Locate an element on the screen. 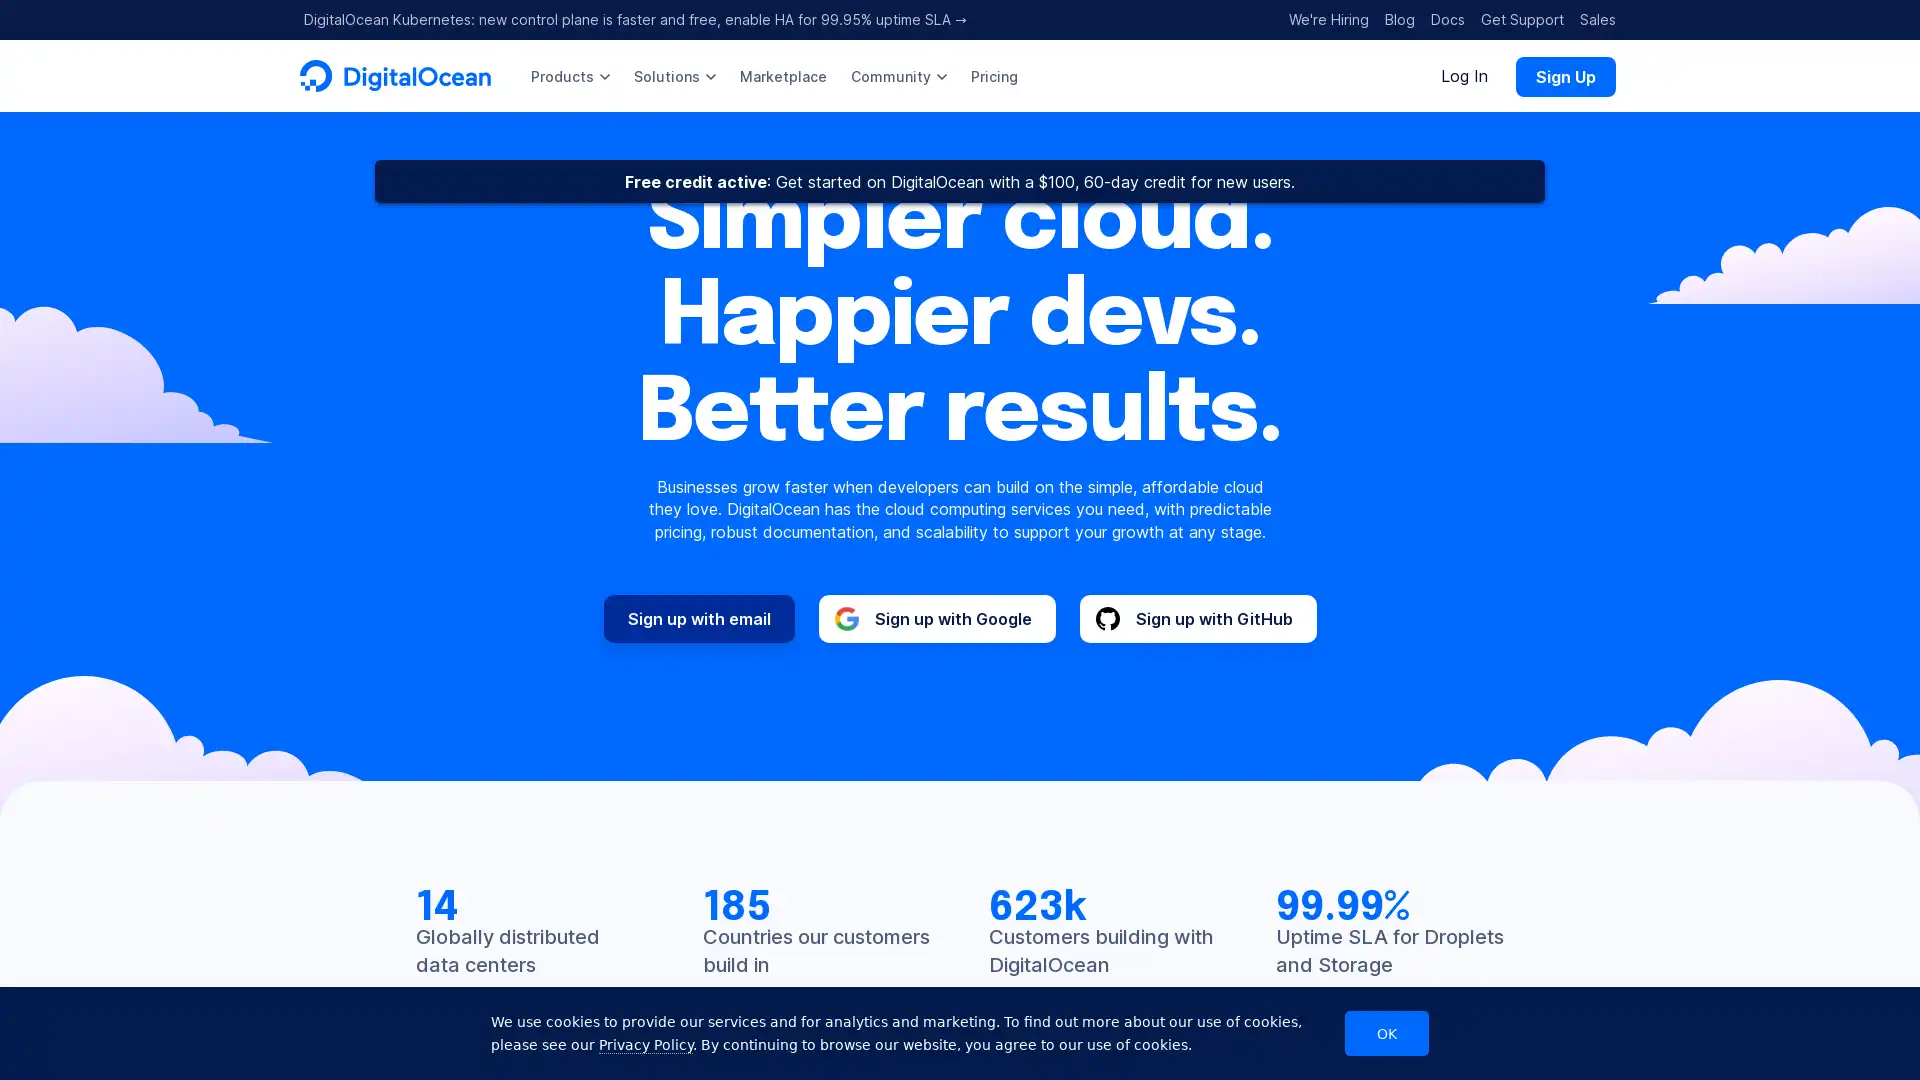 Image resolution: width=1920 pixels, height=1080 pixels. OK is located at coordinates (1386, 1033).